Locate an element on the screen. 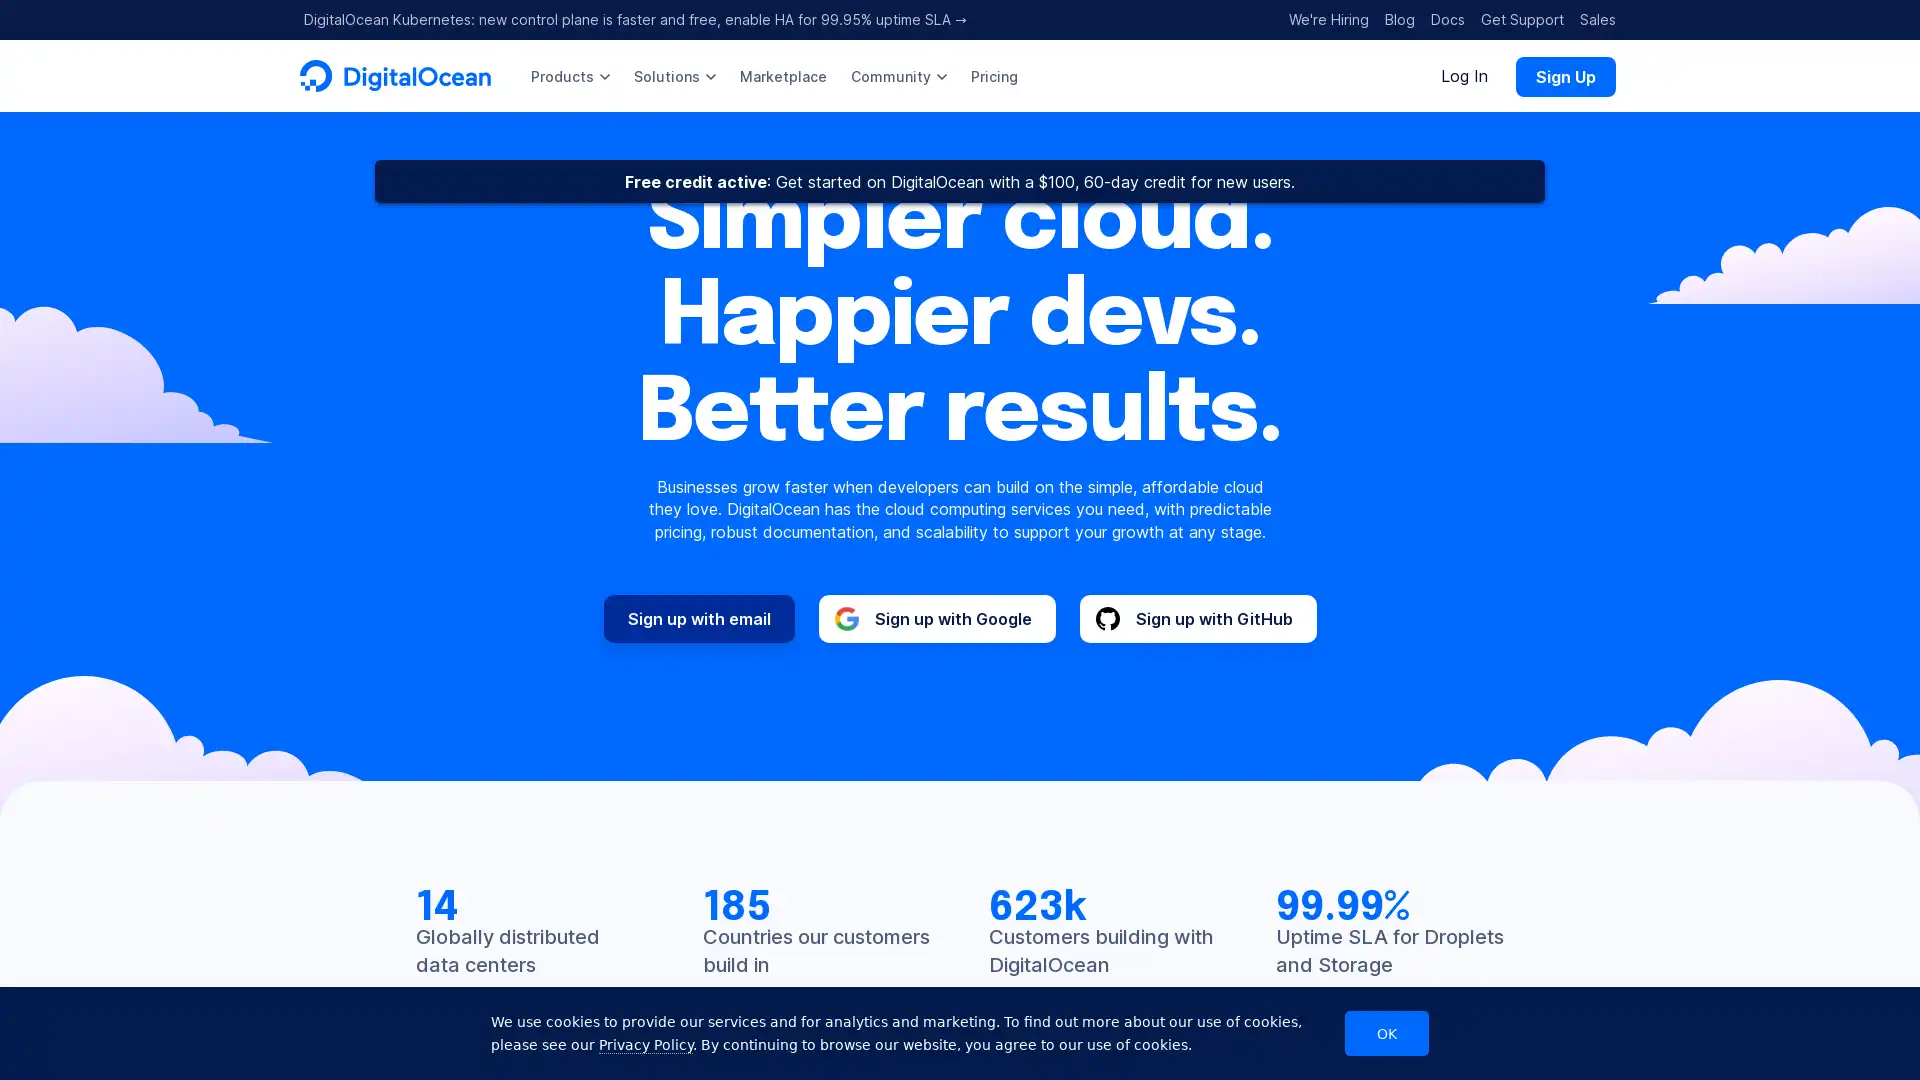 Image resolution: width=1920 pixels, height=1080 pixels. OK is located at coordinates (1386, 1033).